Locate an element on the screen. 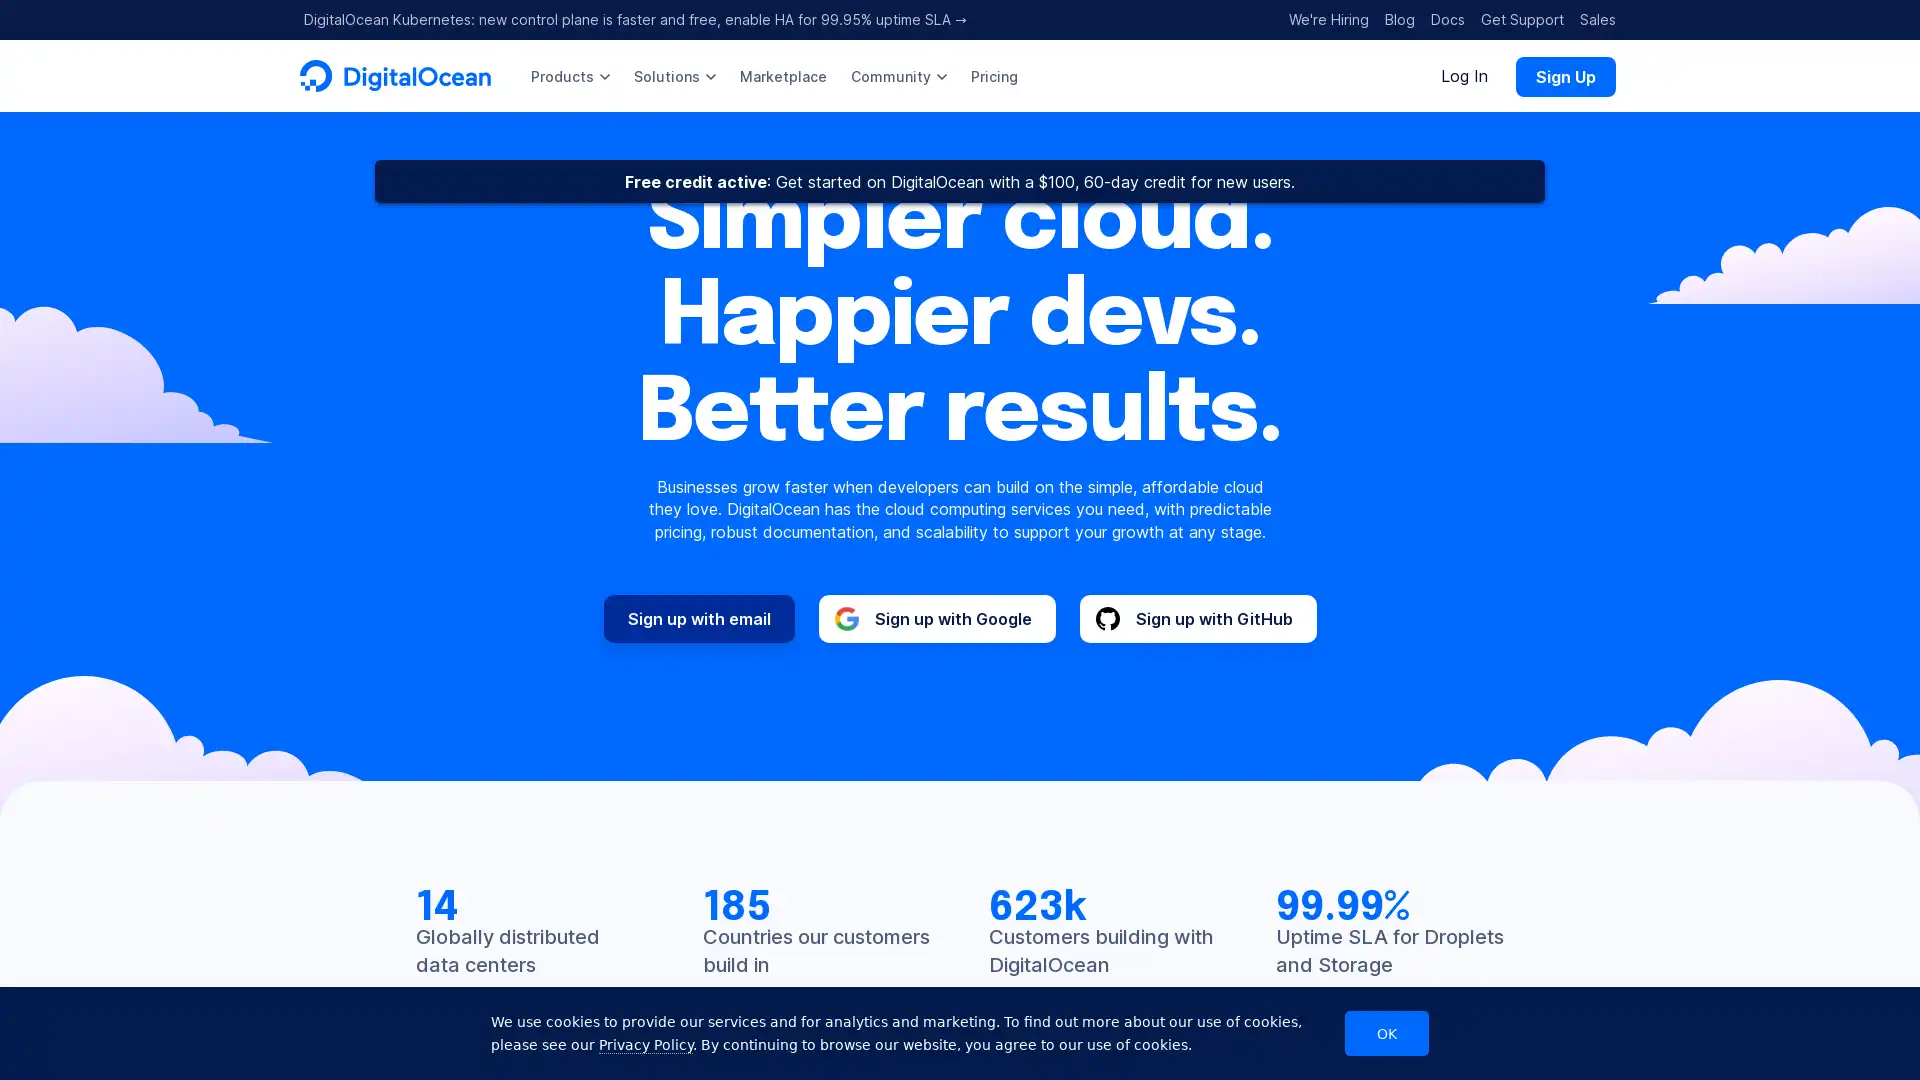 Image resolution: width=1920 pixels, height=1080 pixels. OK is located at coordinates (1386, 1033).